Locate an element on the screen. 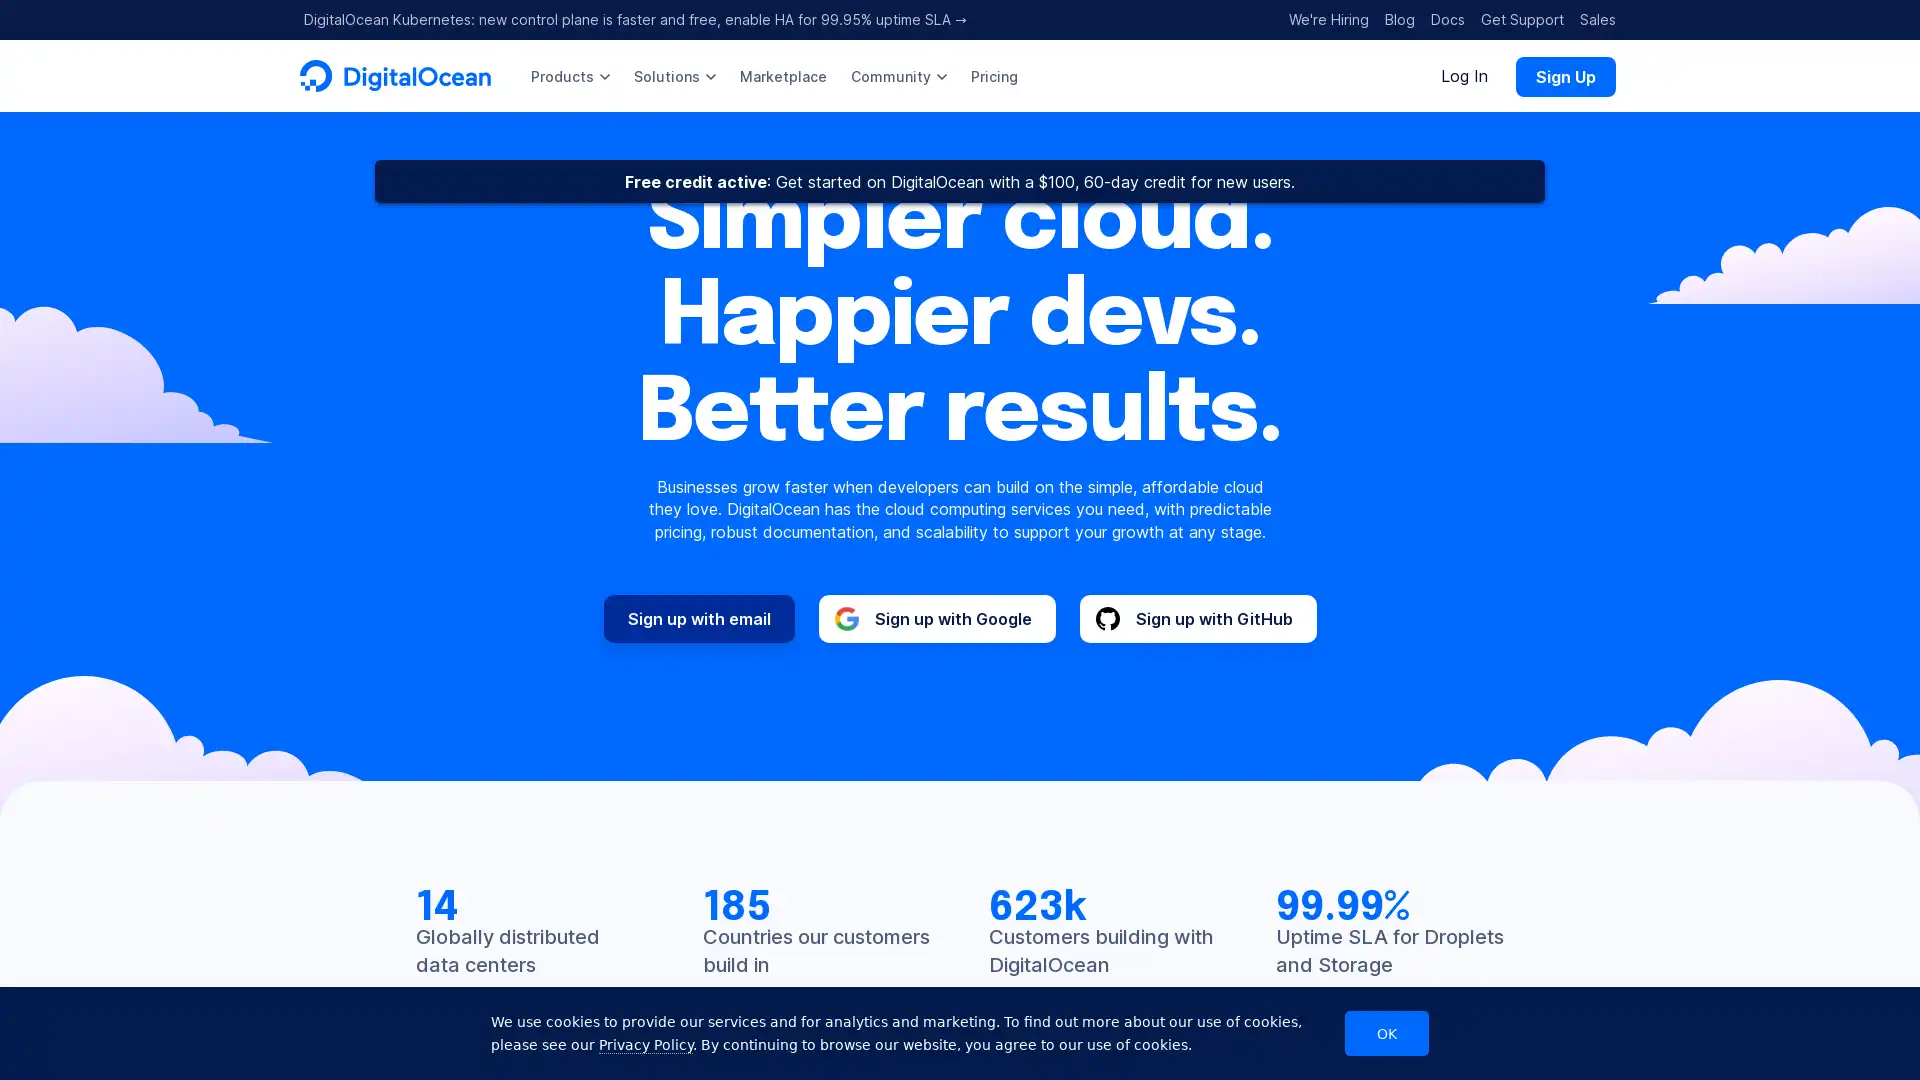 Image resolution: width=1920 pixels, height=1080 pixels. OK is located at coordinates (1386, 1033).